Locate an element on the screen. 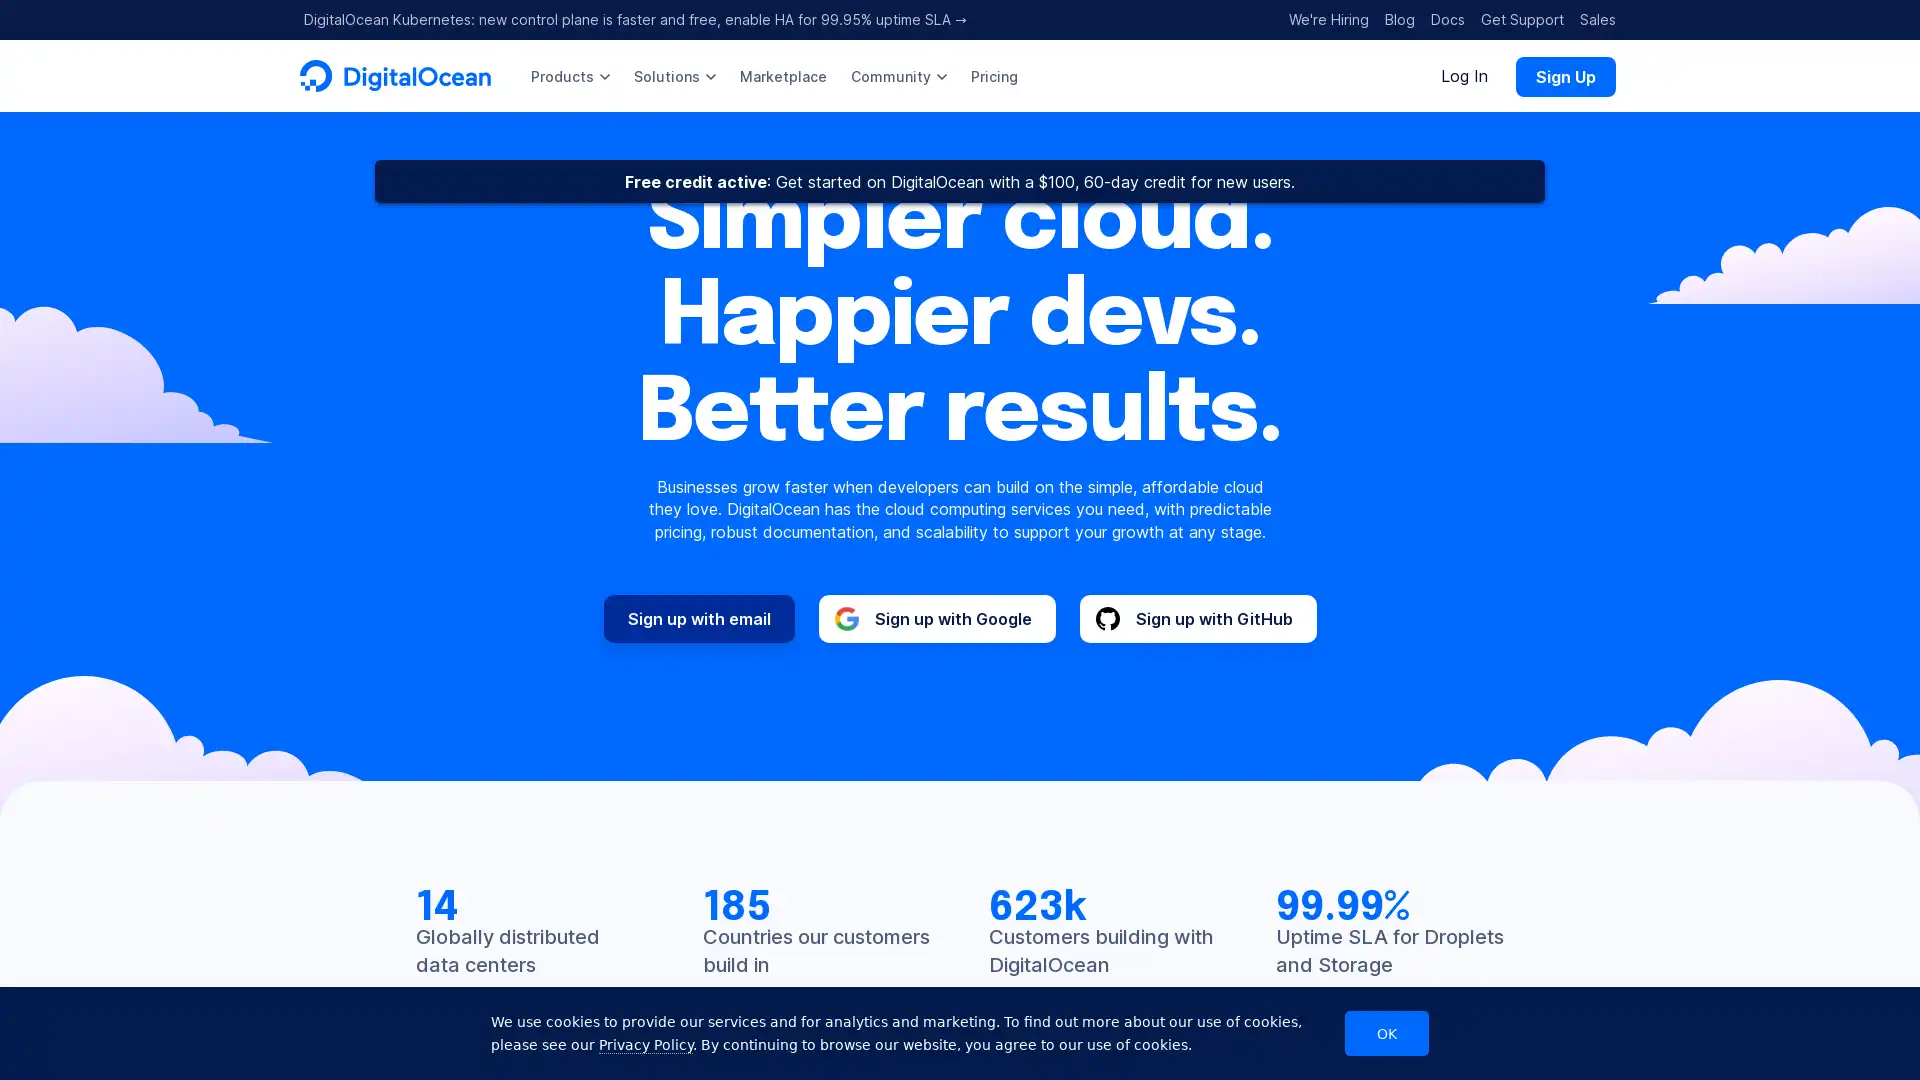 Image resolution: width=1920 pixels, height=1080 pixels. OK is located at coordinates (1386, 1033).